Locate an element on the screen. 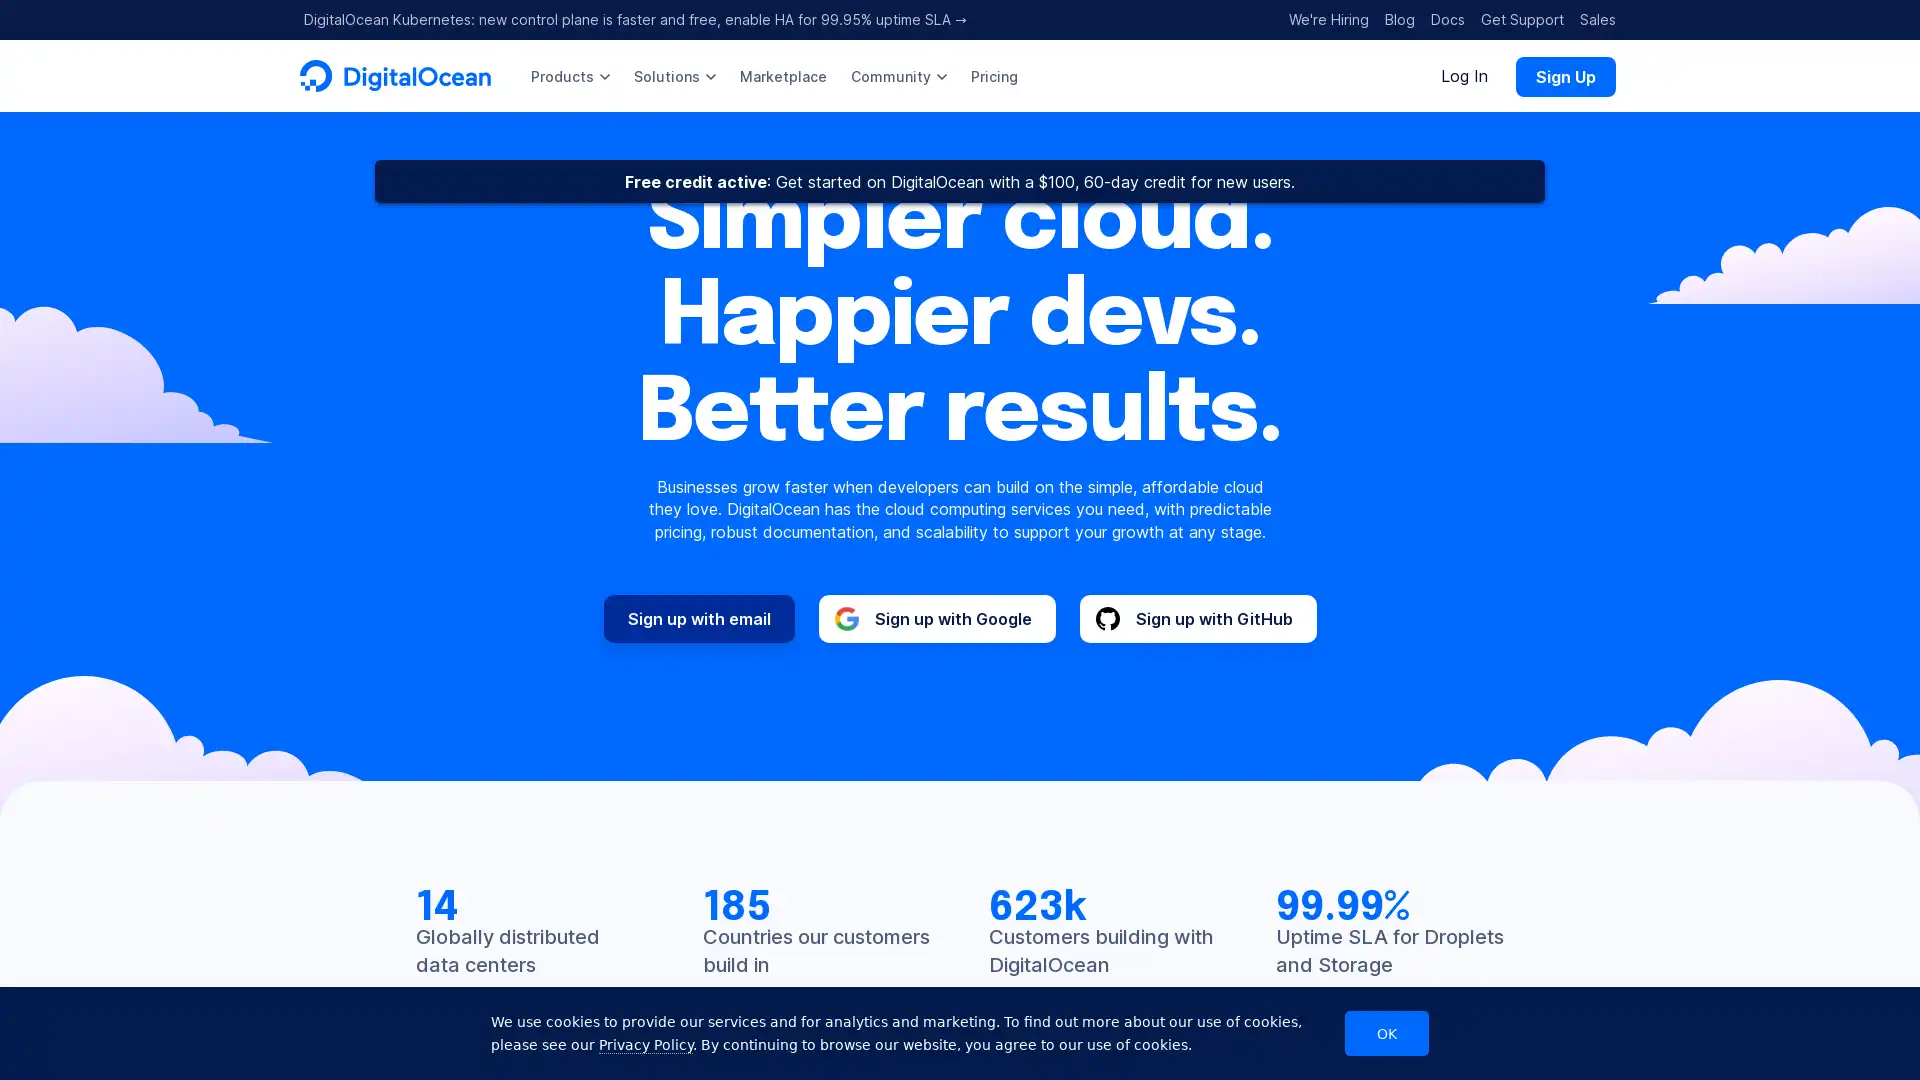 Image resolution: width=1920 pixels, height=1080 pixels. OK is located at coordinates (1386, 1033).